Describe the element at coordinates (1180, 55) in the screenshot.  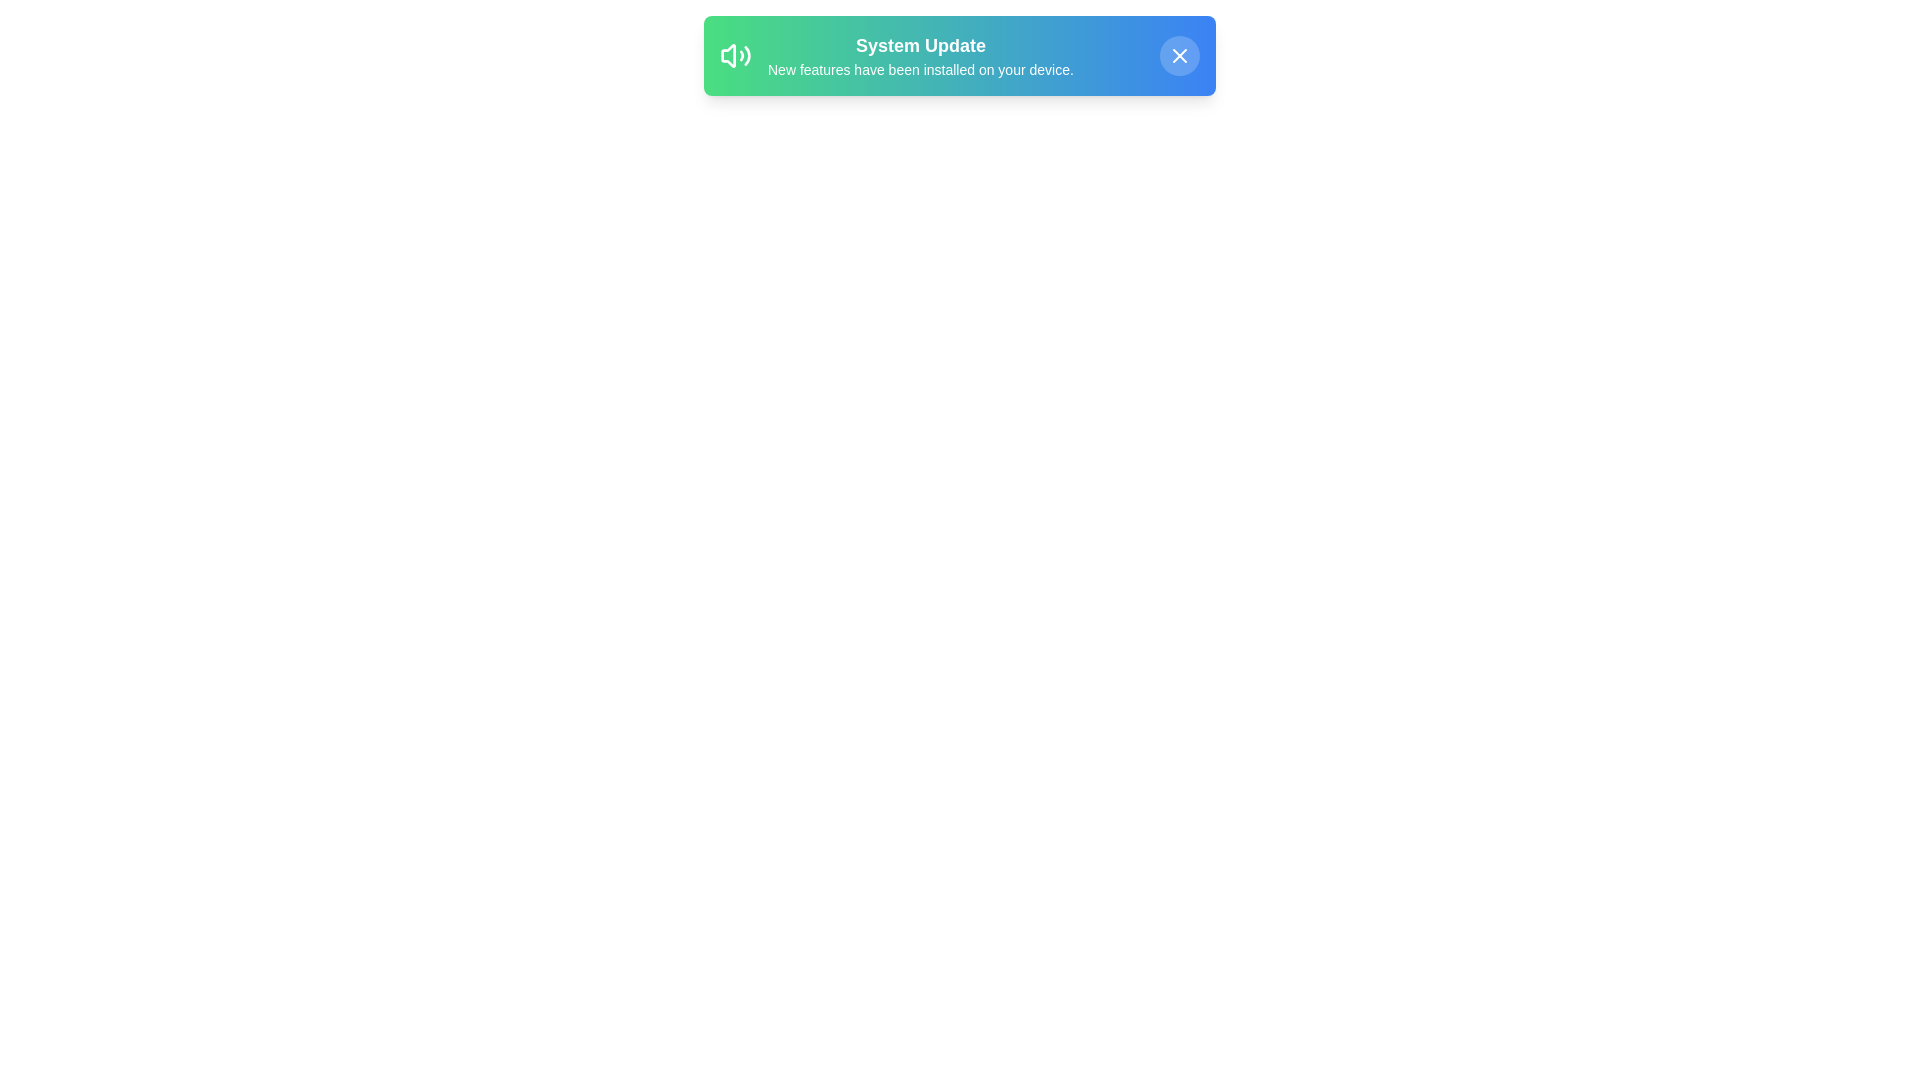
I see `the close button to dismiss the notification` at that location.